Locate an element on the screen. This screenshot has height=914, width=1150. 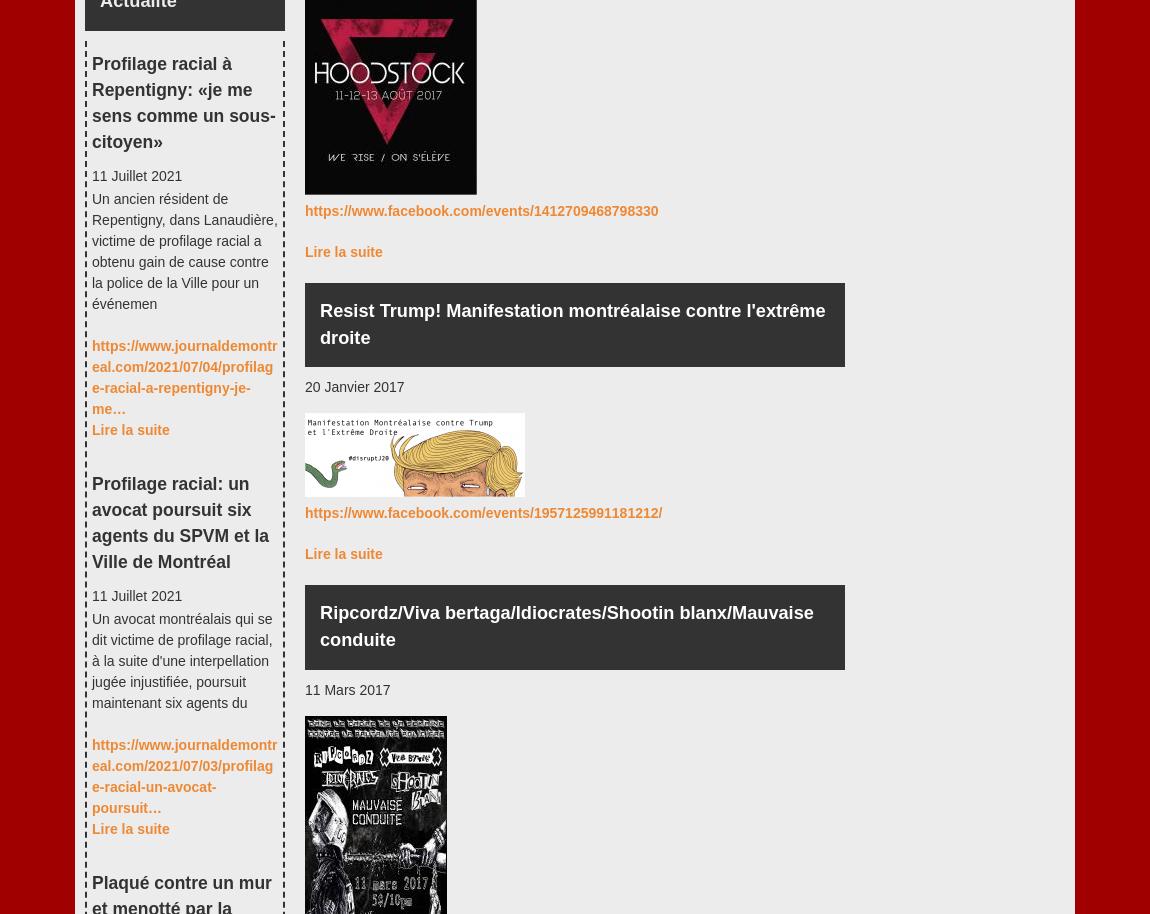
'https://www.facebook.com/events/1412709468798330' is located at coordinates (481, 210).